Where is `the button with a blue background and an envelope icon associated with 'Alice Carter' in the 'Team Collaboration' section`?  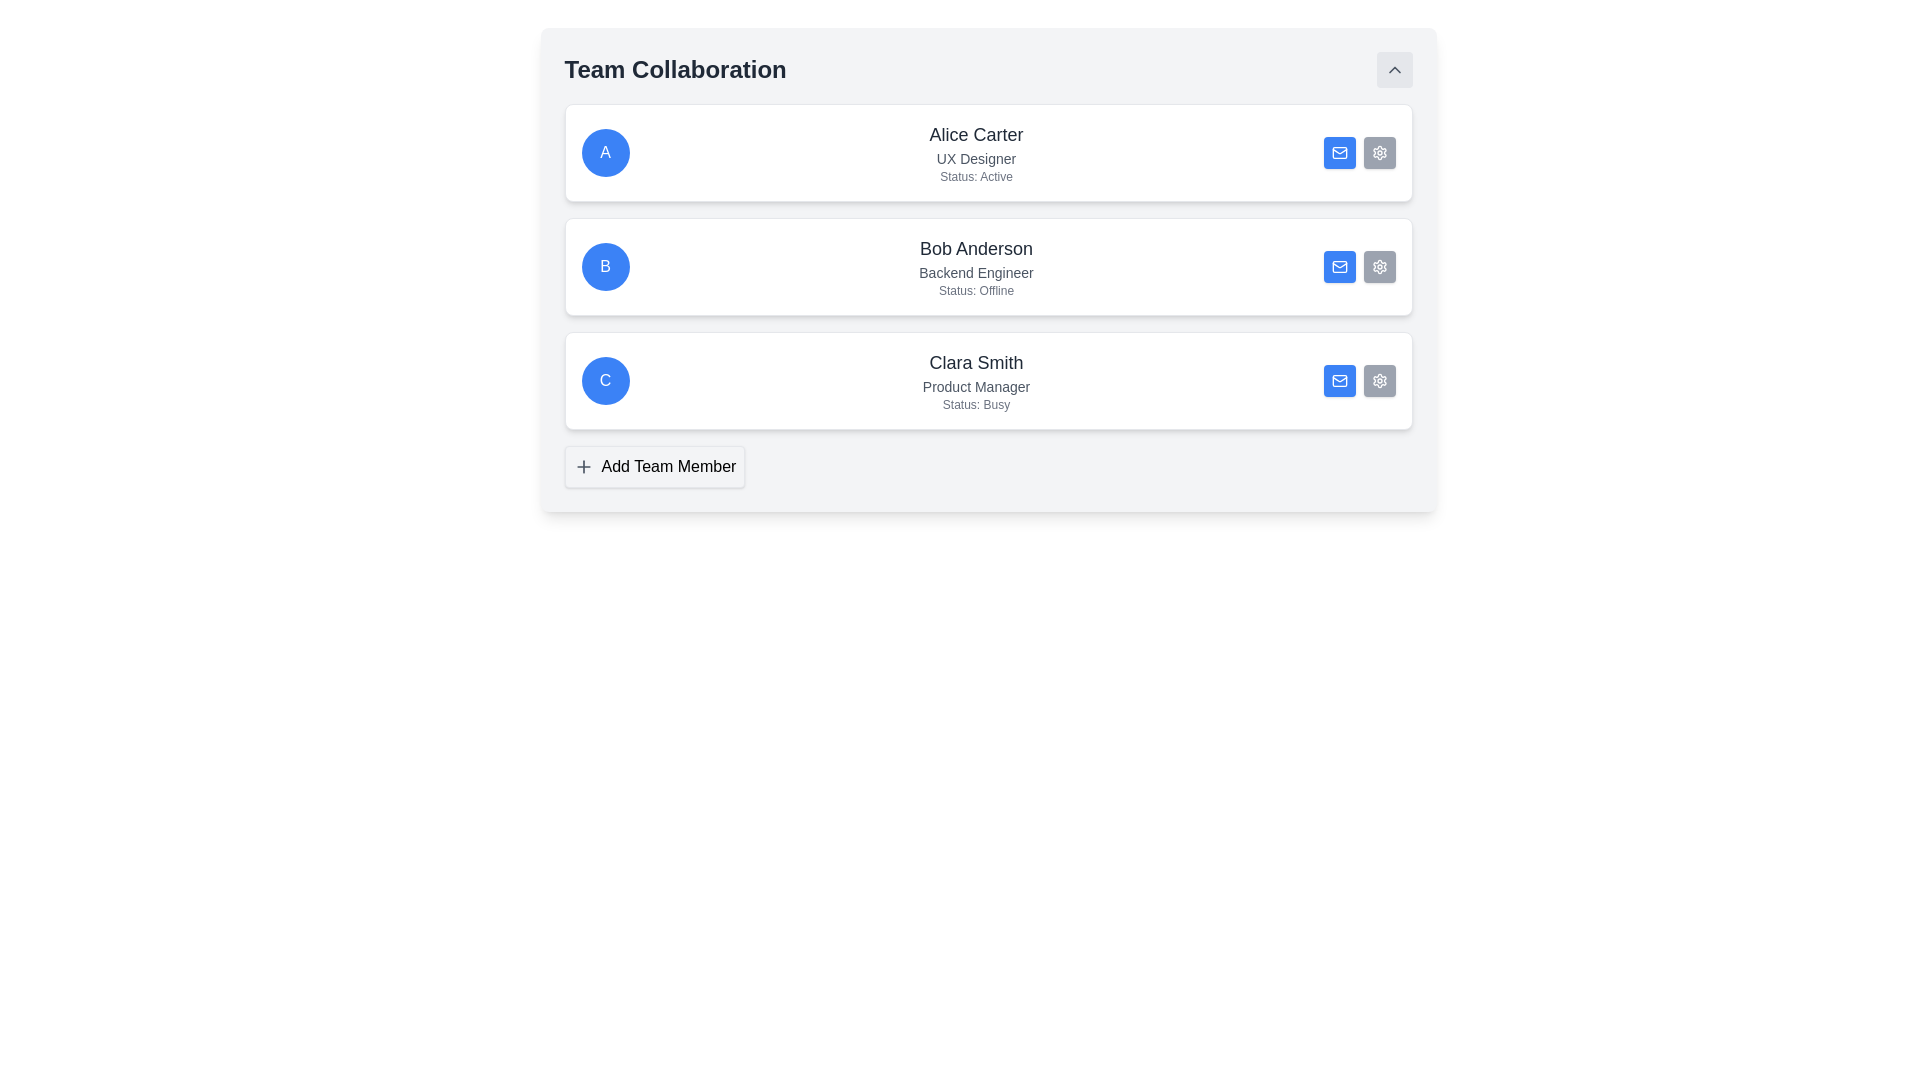
the button with a blue background and an envelope icon associated with 'Alice Carter' in the 'Team Collaboration' section is located at coordinates (1339, 152).